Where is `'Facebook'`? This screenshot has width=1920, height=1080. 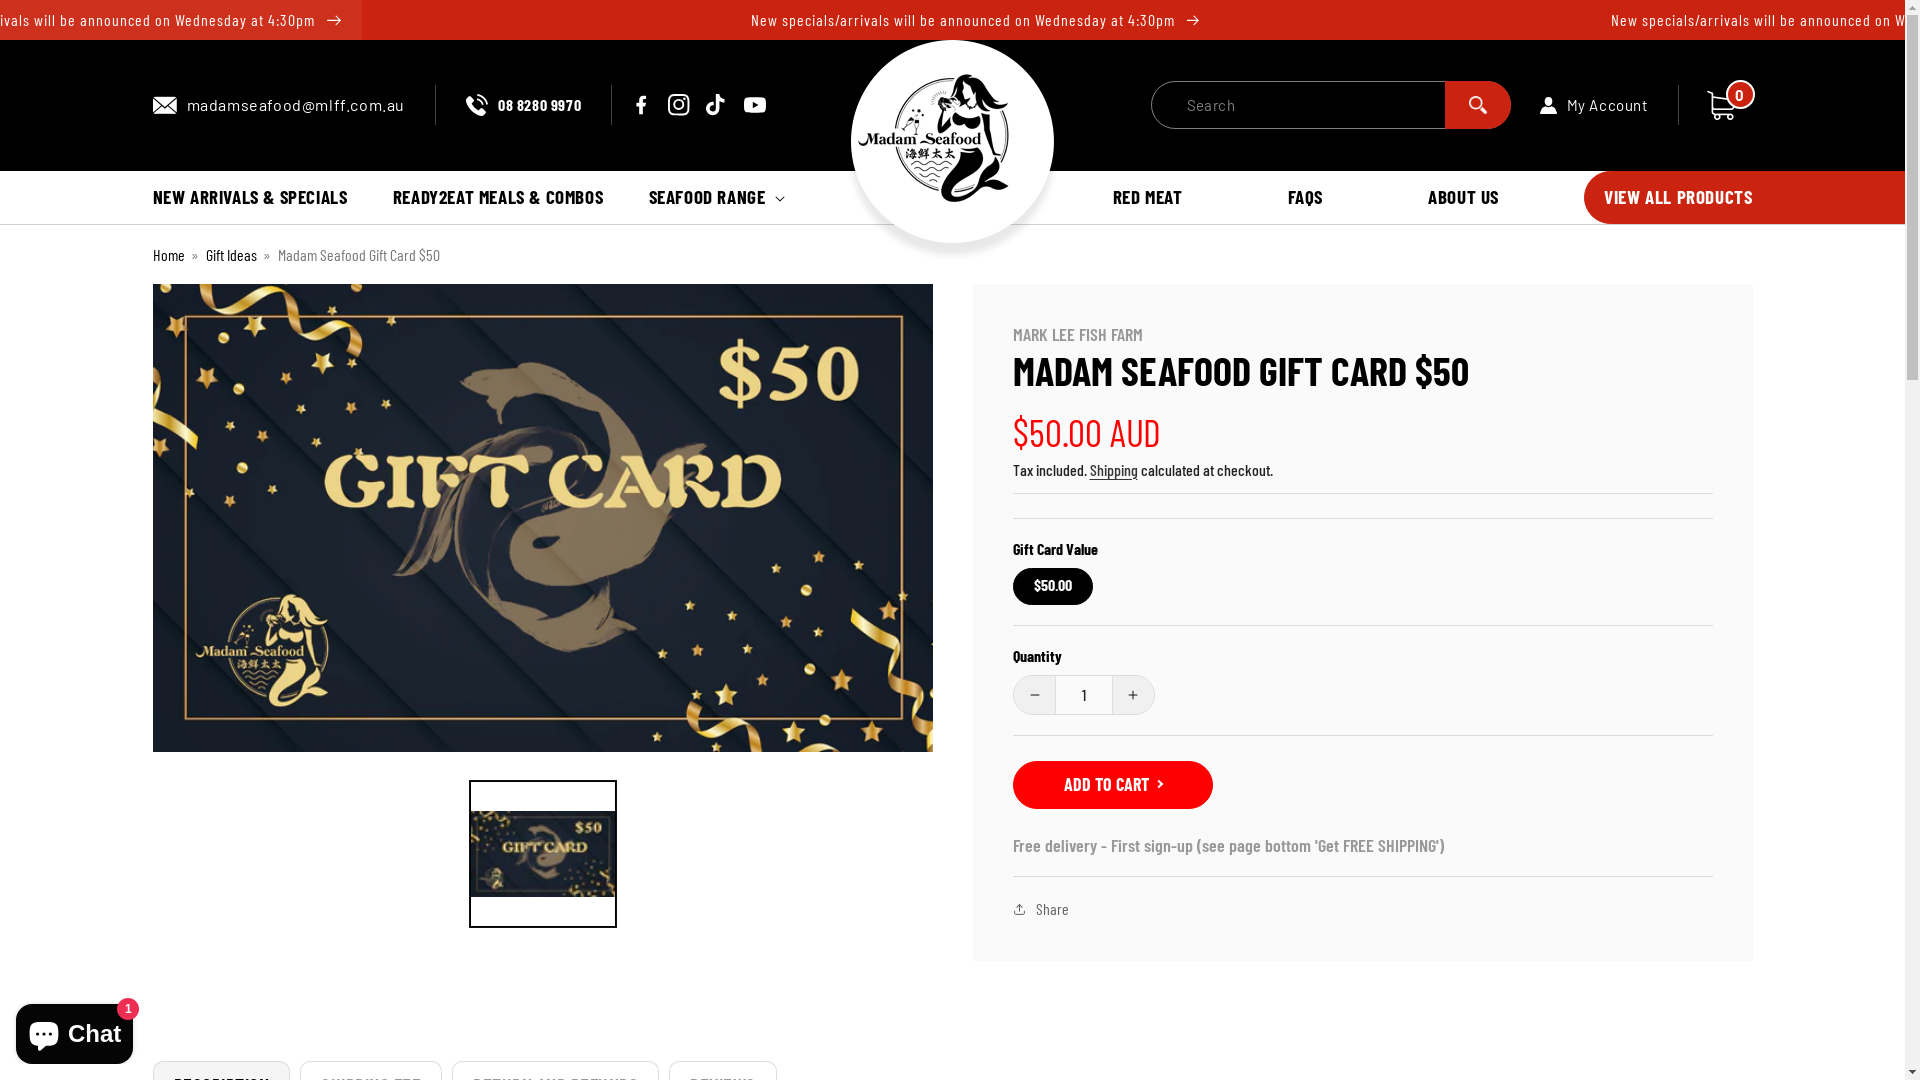
'Facebook' is located at coordinates (641, 104).